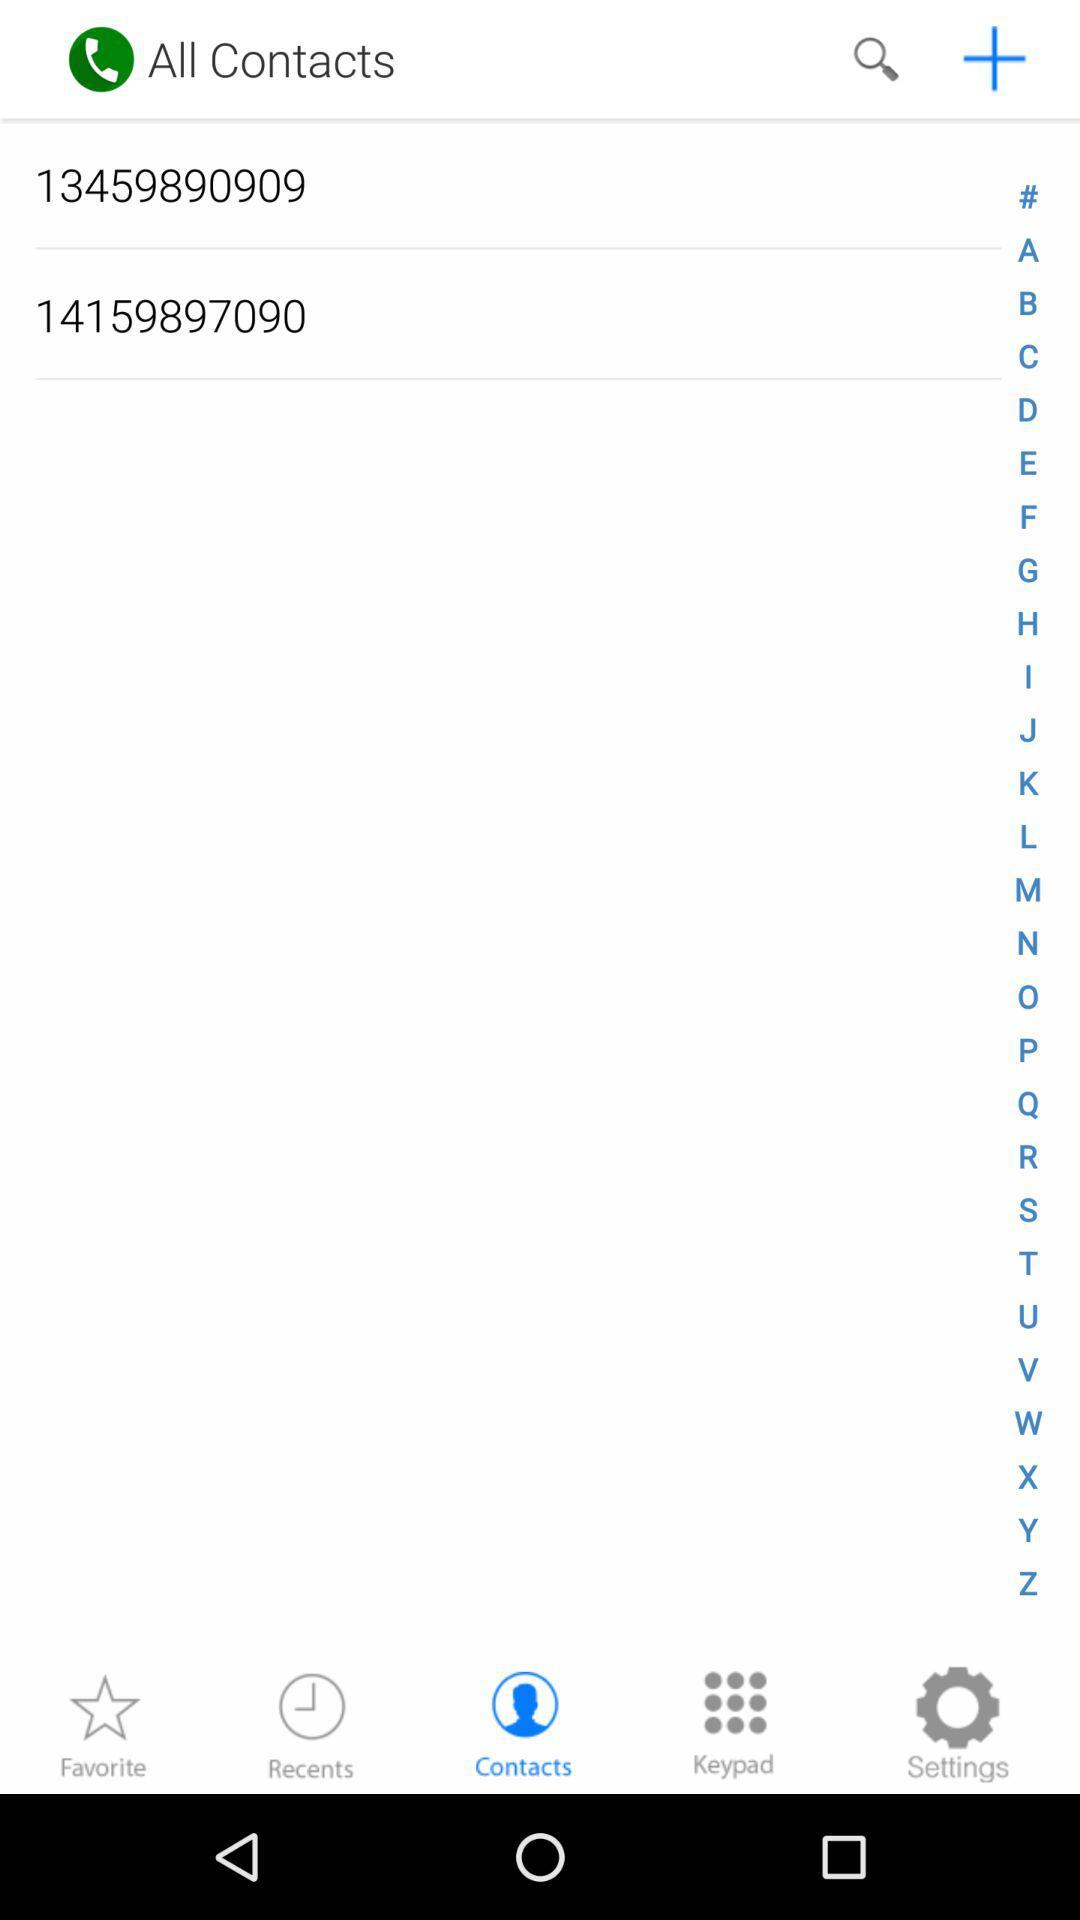 This screenshot has height=1920, width=1080. Describe the element at coordinates (956, 1723) in the screenshot. I see `setting button` at that location.